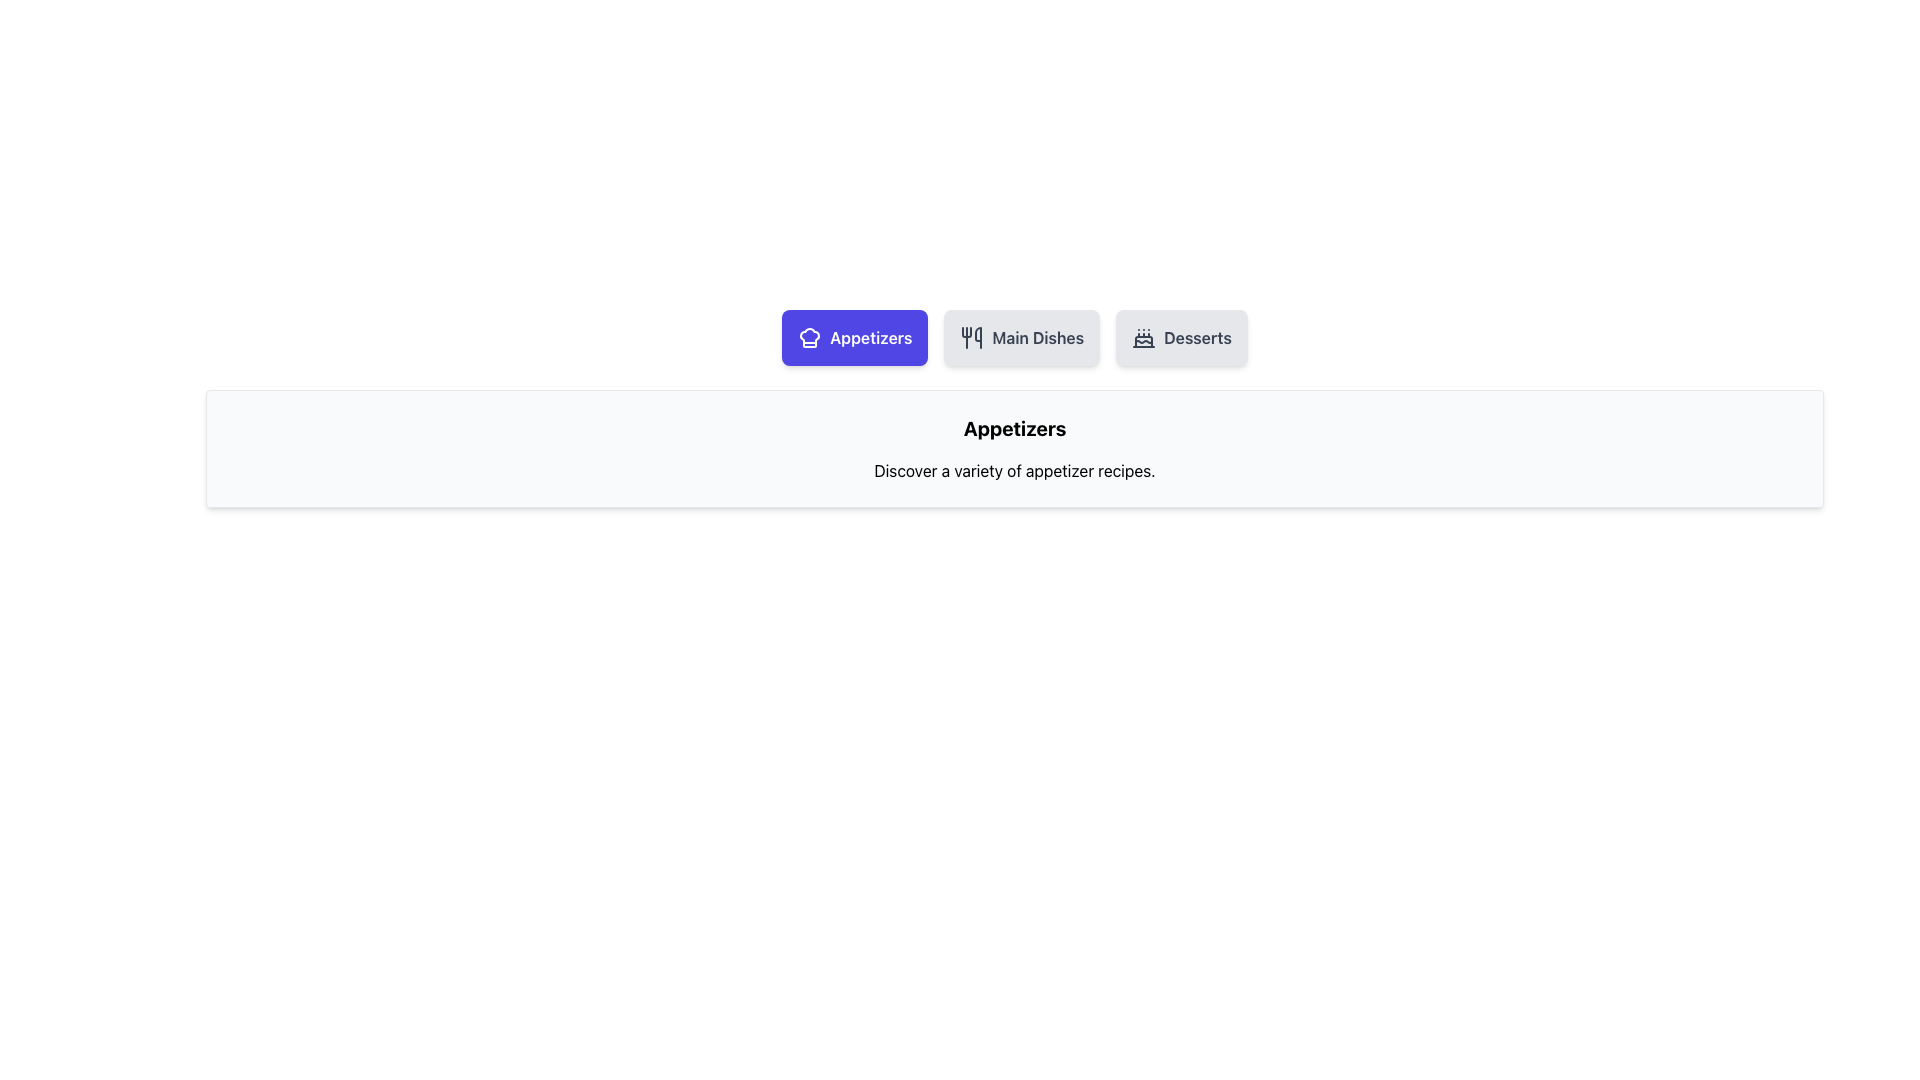 The height and width of the screenshot is (1080, 1920). I want to click on the 'Main Dishes' button, which has a light gray background and rounded edges, so click(1022, 337).